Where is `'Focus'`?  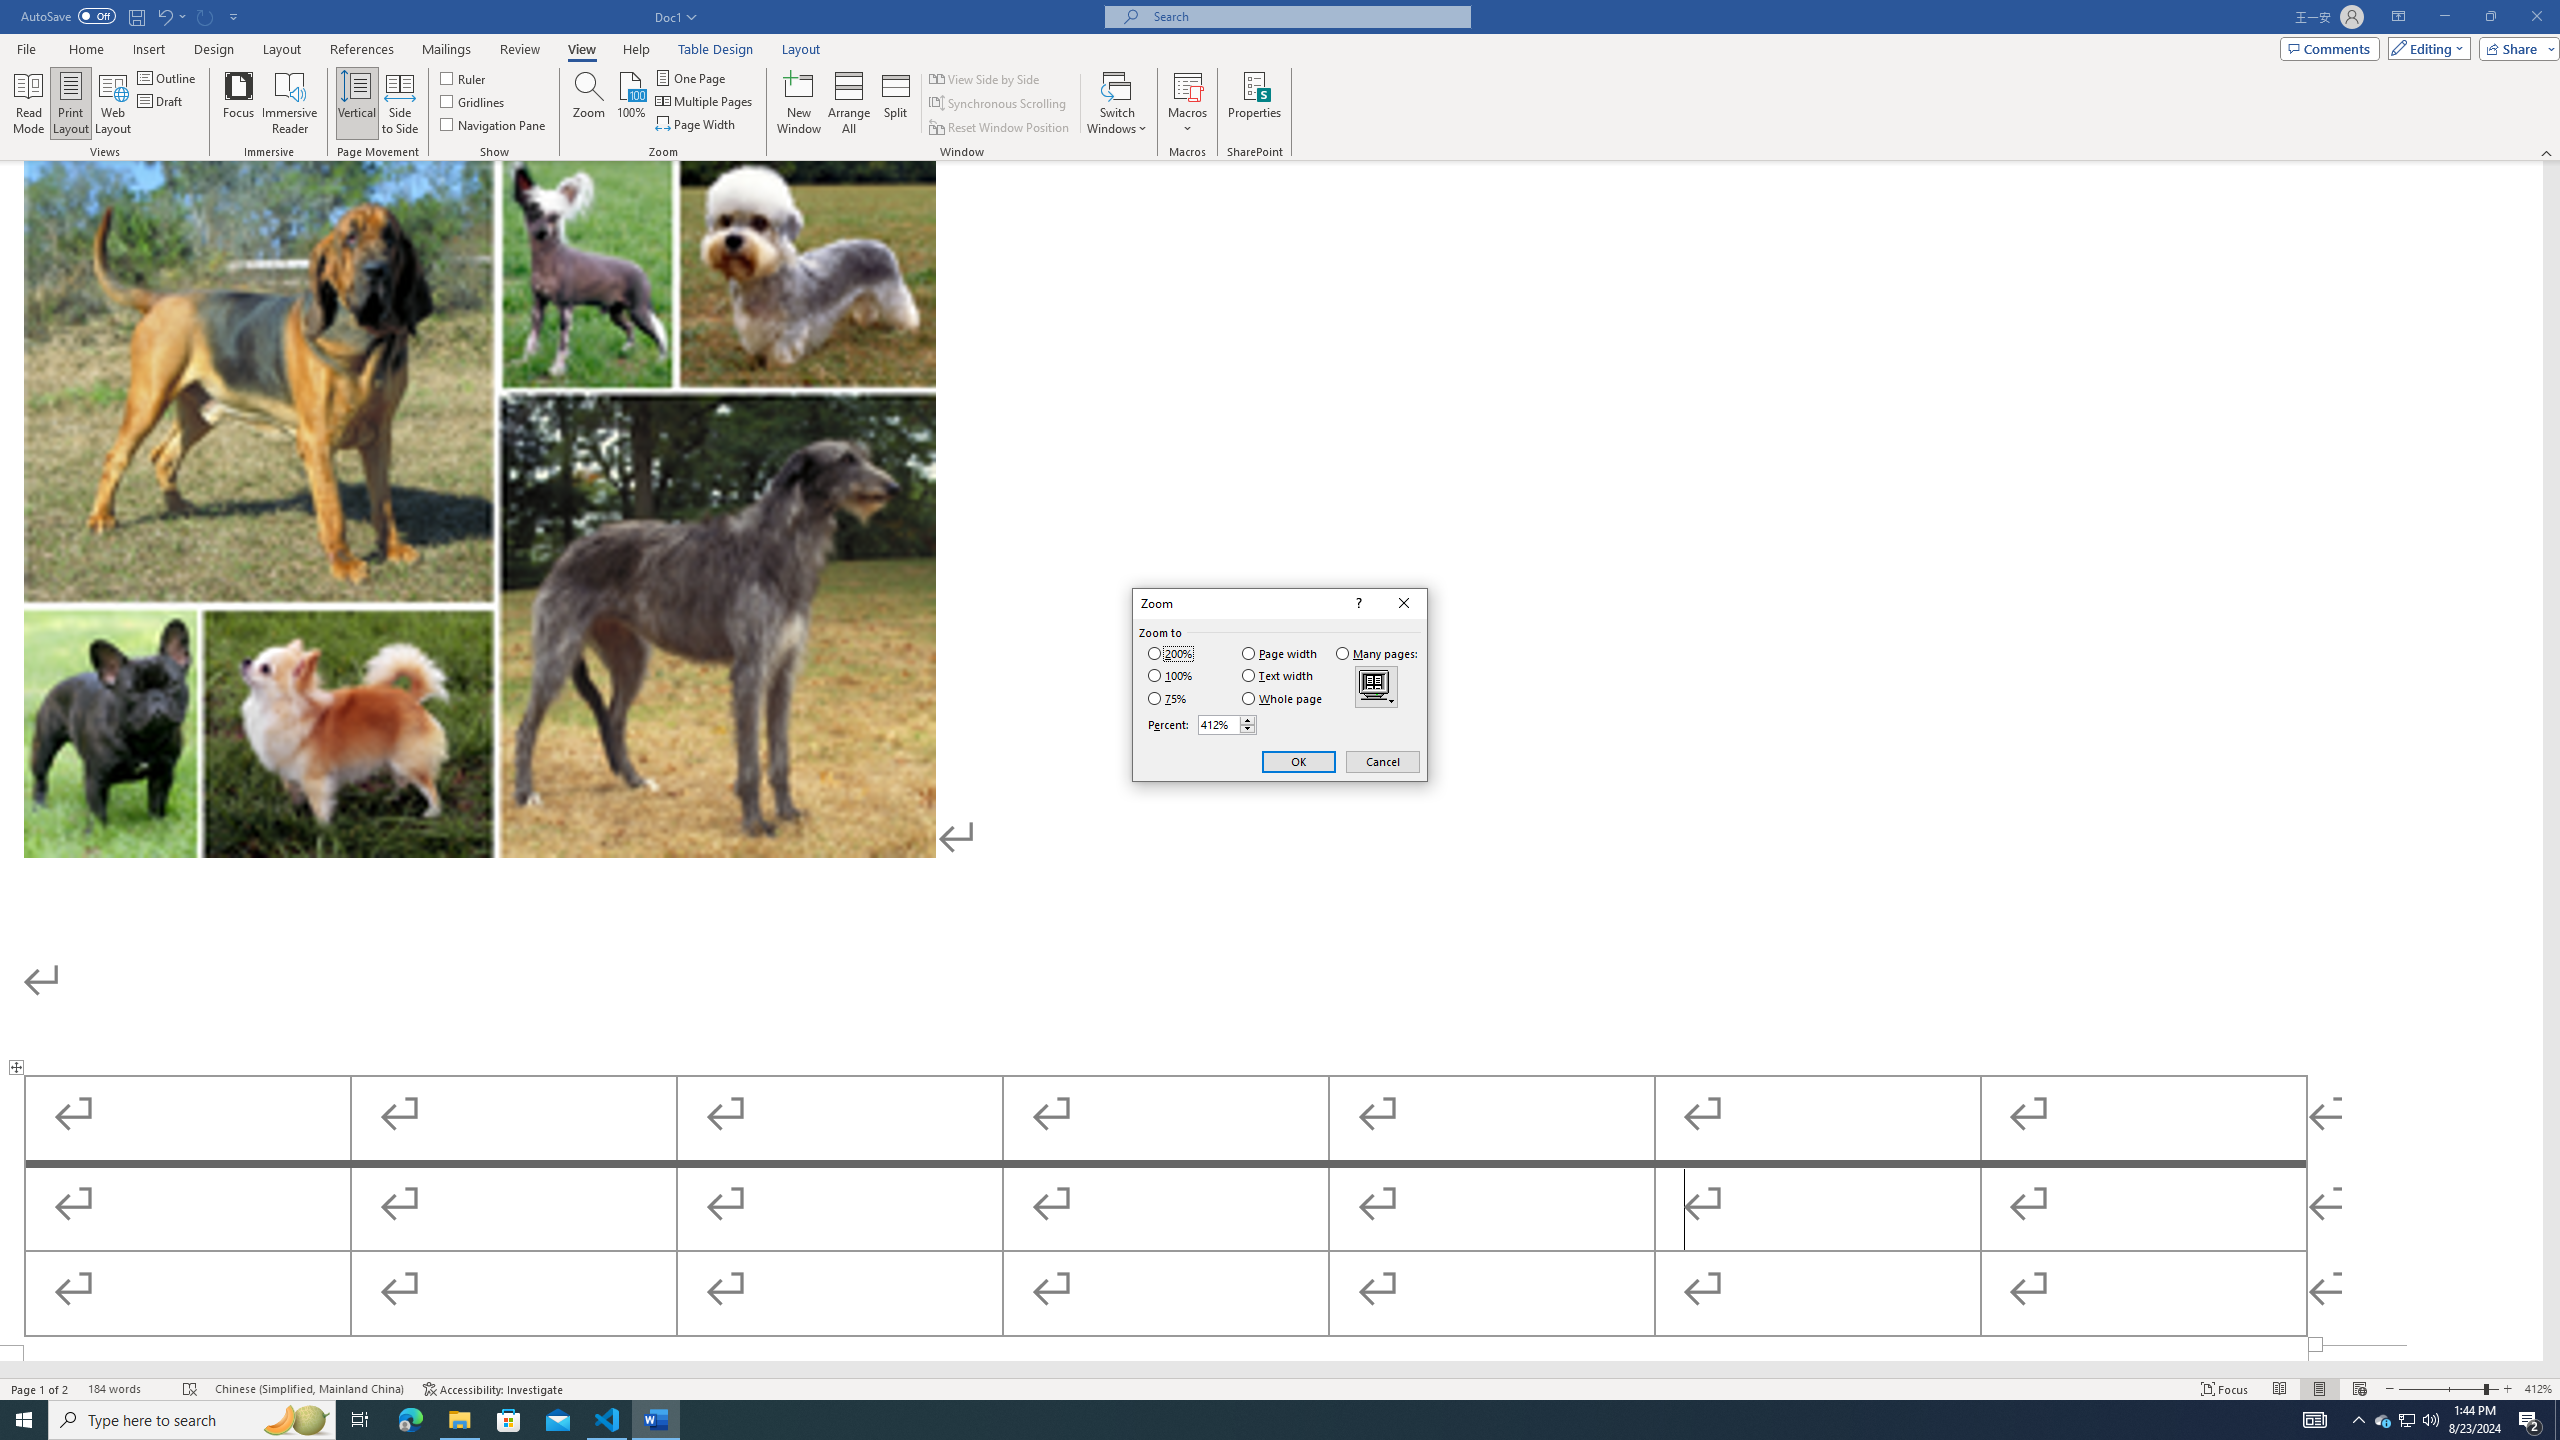 'Focus' is located at coordinates (239, 103).